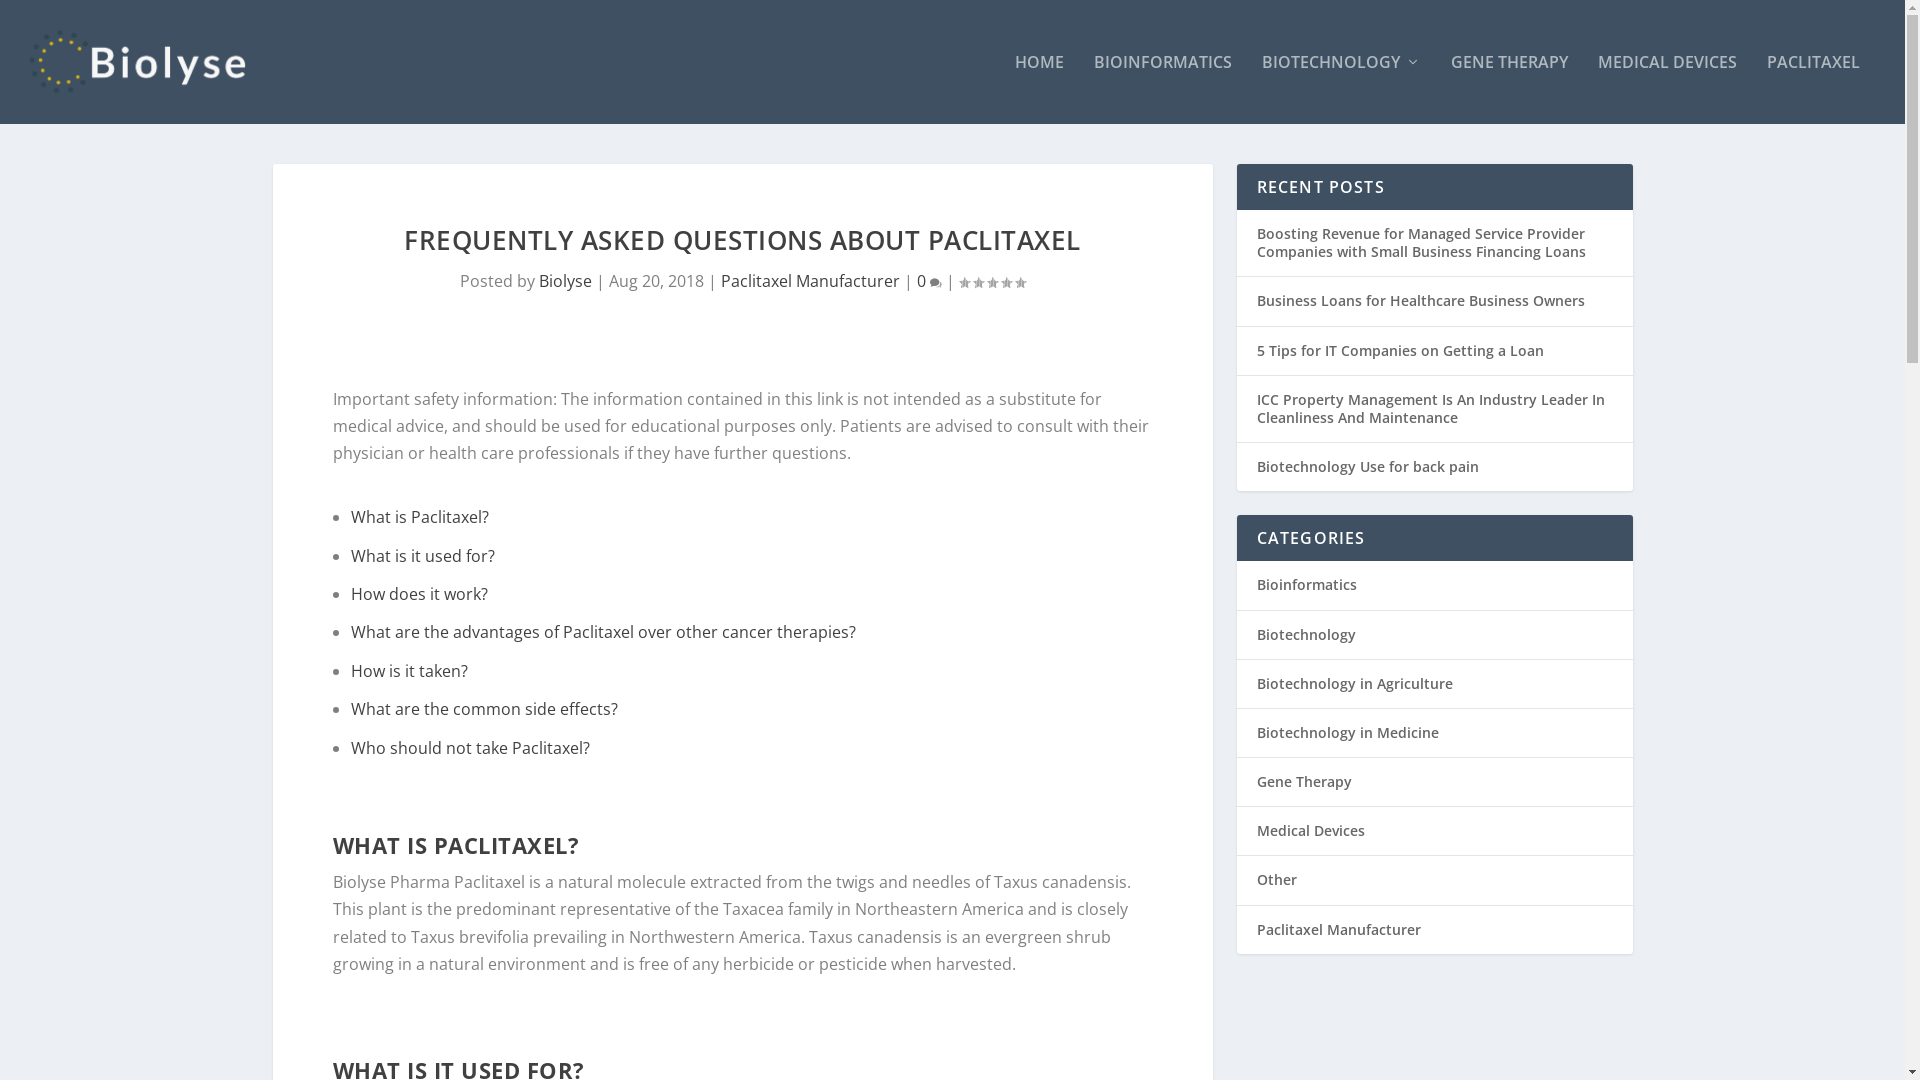 The width and height of the screenshot is (1920, 1080). I want to click on 'MEDICAL DEVICES', so click(1667, 87).